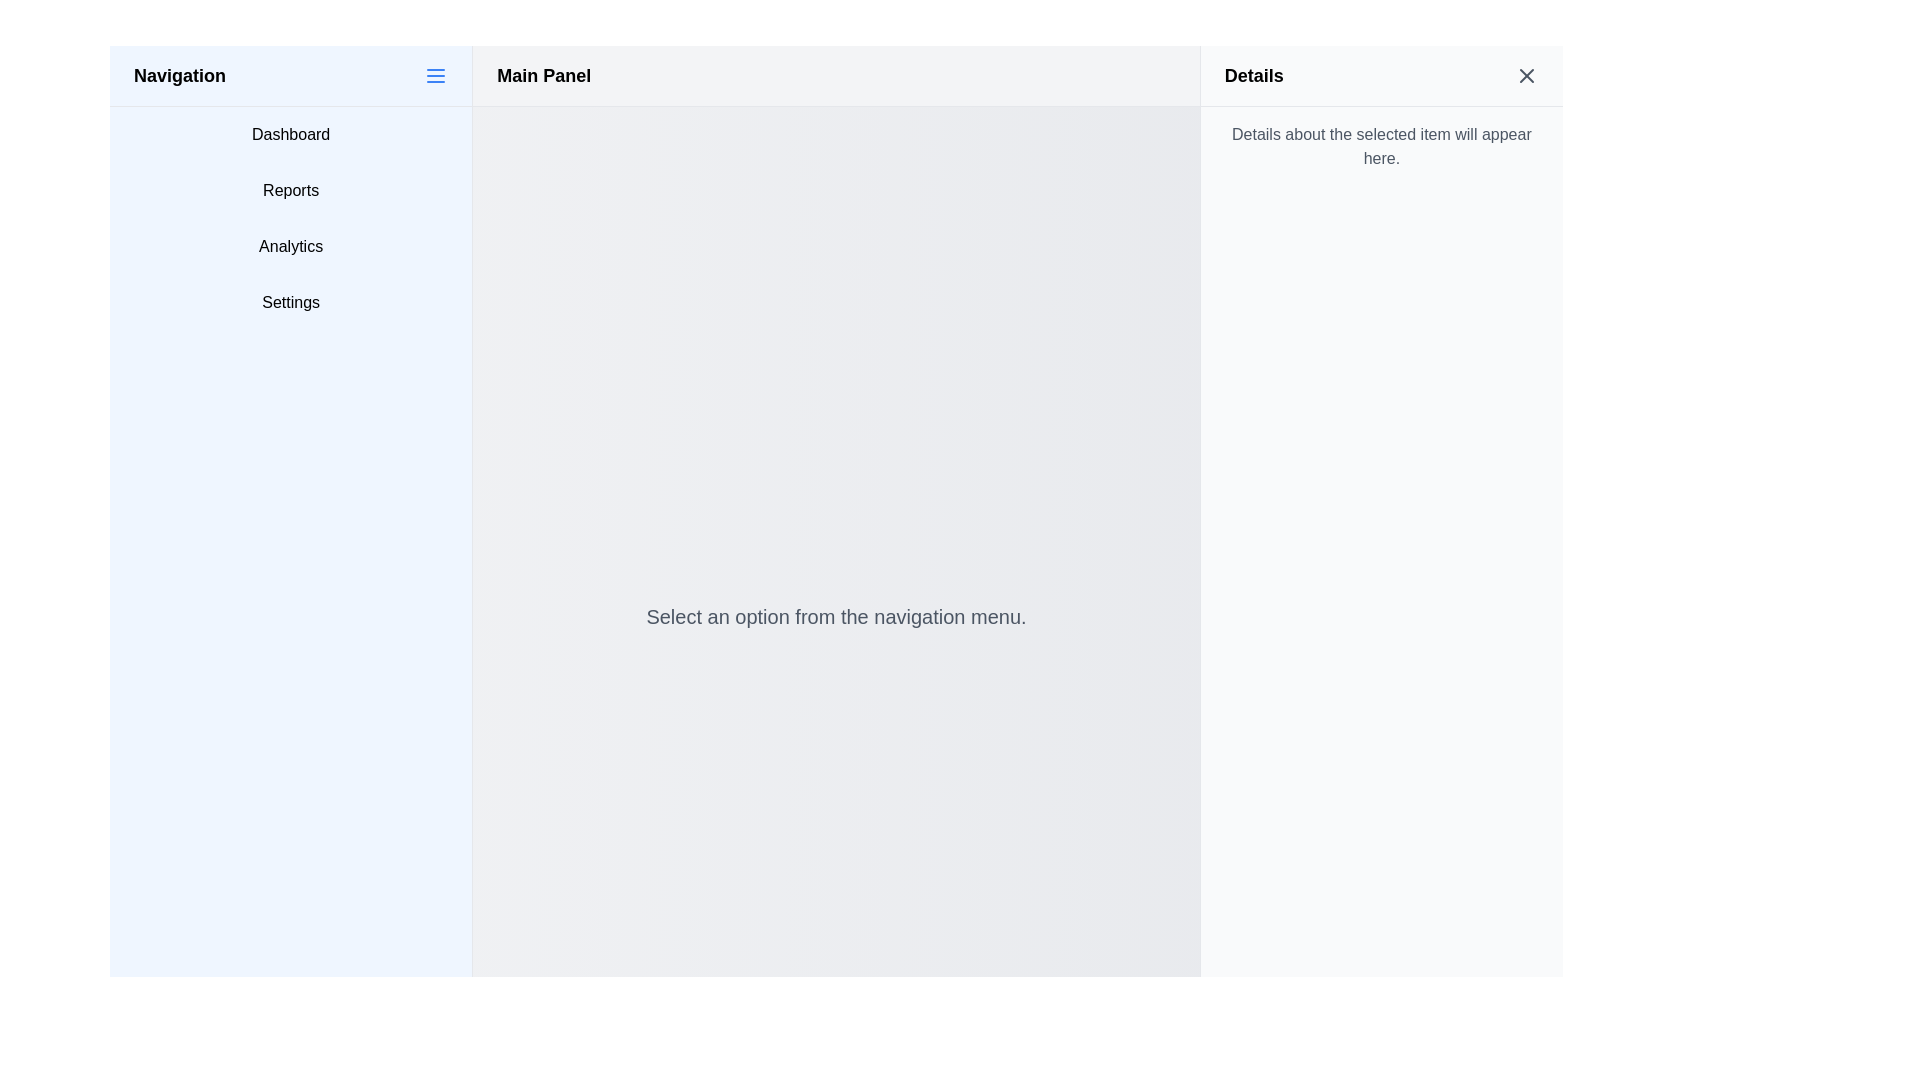  Describe the element at coordinates (1525, 75) in the screenshot. I see `the 'X' icon in the top-right corner of the 'Details' section` at that location.